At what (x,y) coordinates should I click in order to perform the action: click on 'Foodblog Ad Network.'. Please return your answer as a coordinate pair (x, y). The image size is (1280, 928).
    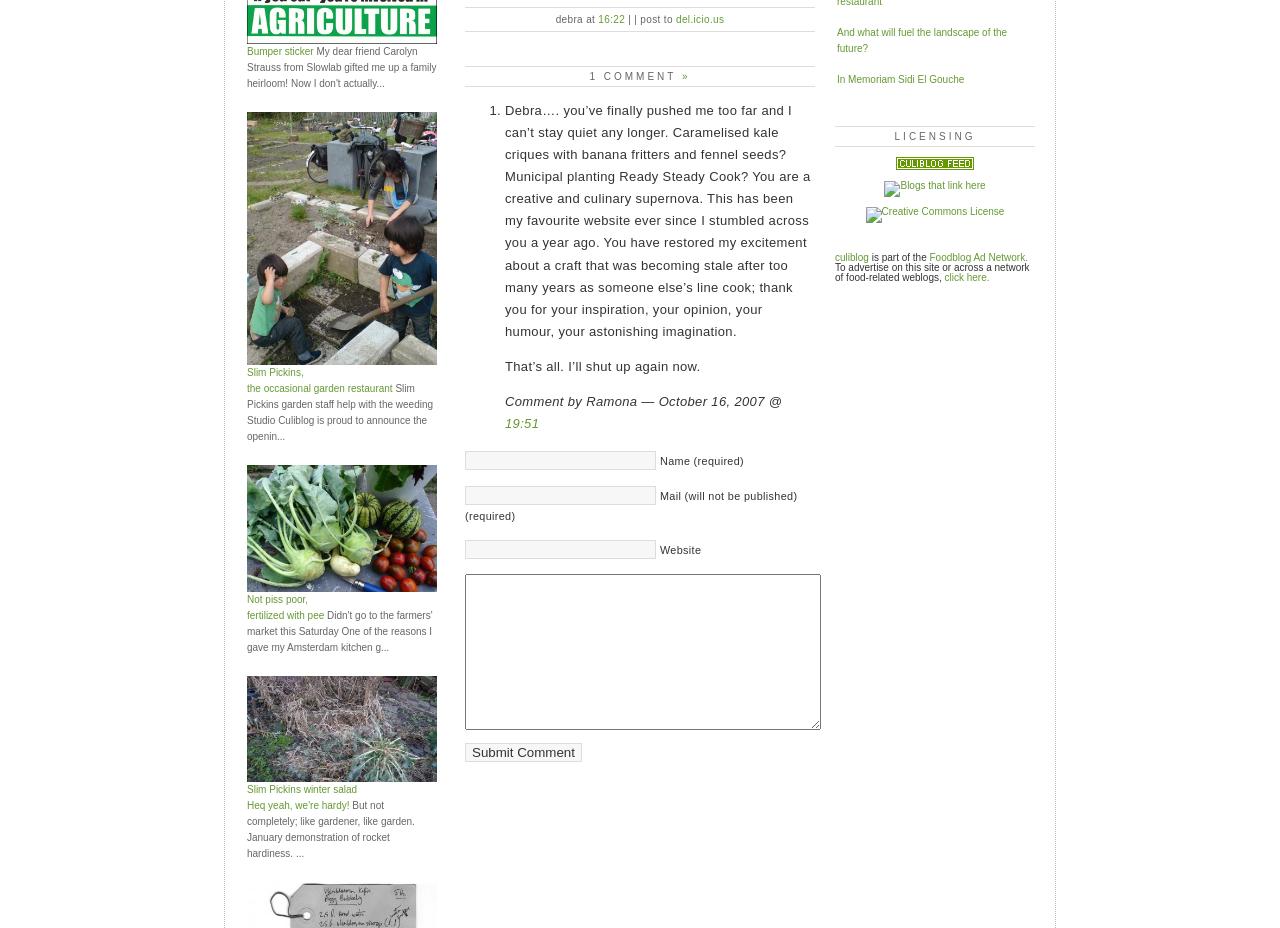
    Looking at the image, I should click on (978, 255).